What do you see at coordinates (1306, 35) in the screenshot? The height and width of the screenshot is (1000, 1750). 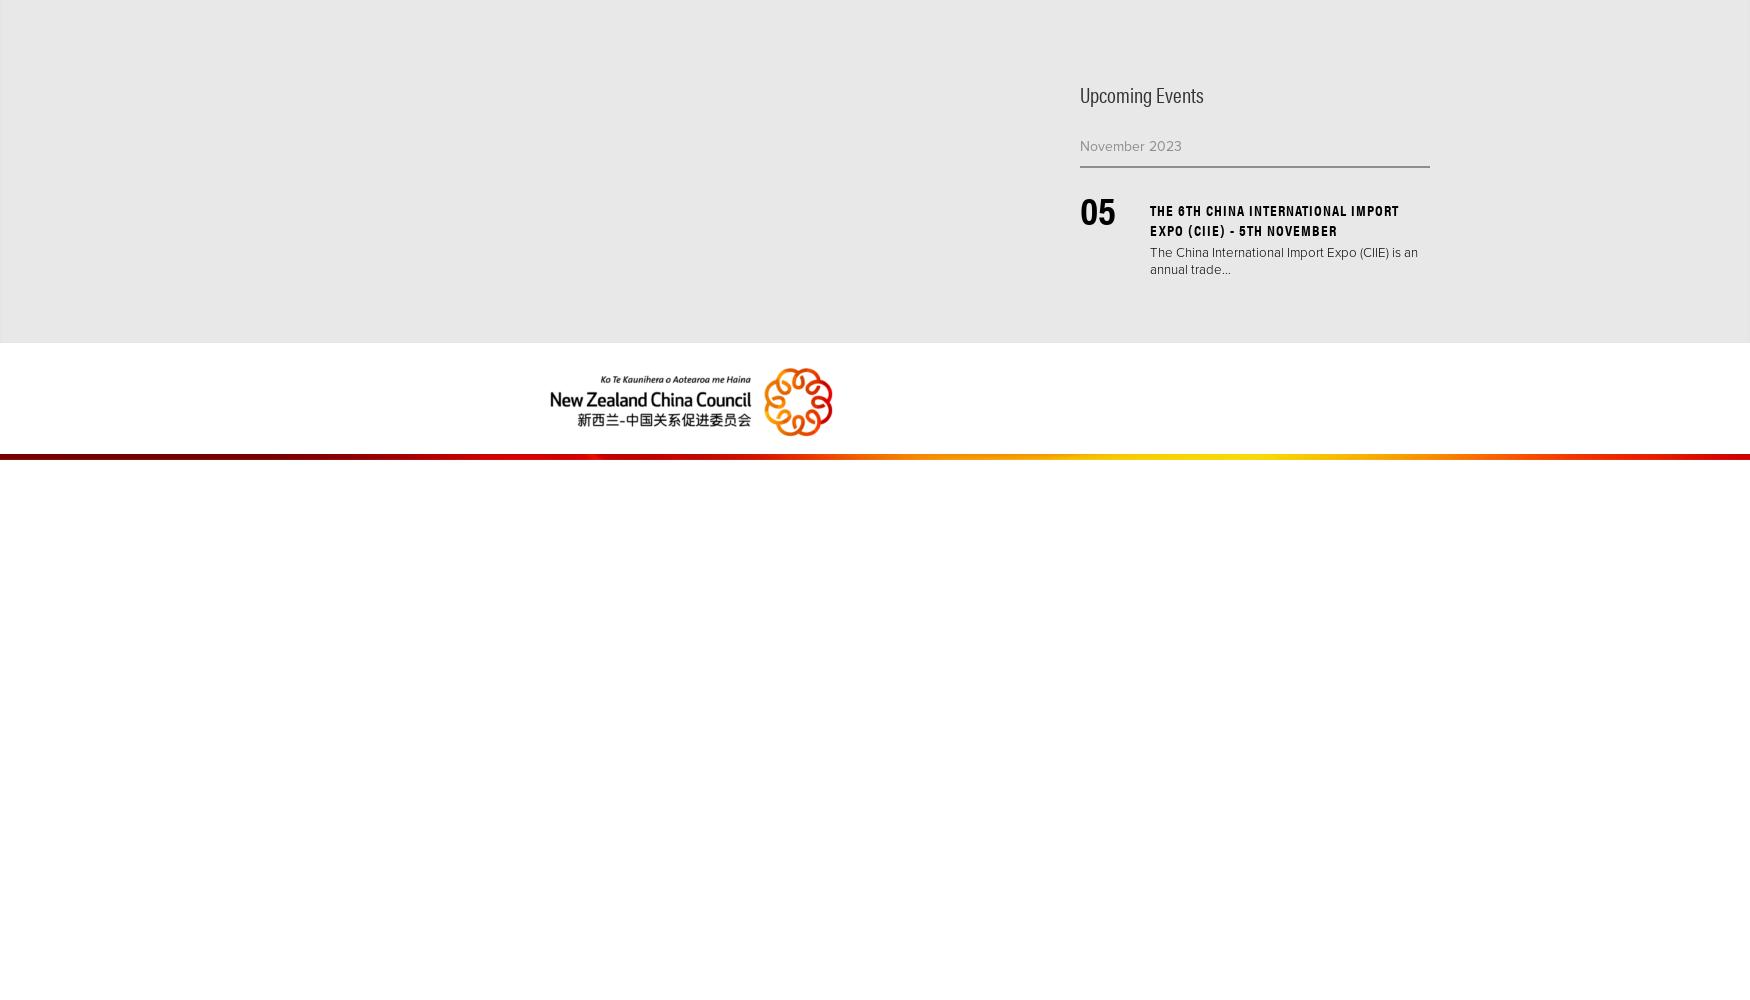 I see `'#collaboration'` at bounding box center [1306, 35].